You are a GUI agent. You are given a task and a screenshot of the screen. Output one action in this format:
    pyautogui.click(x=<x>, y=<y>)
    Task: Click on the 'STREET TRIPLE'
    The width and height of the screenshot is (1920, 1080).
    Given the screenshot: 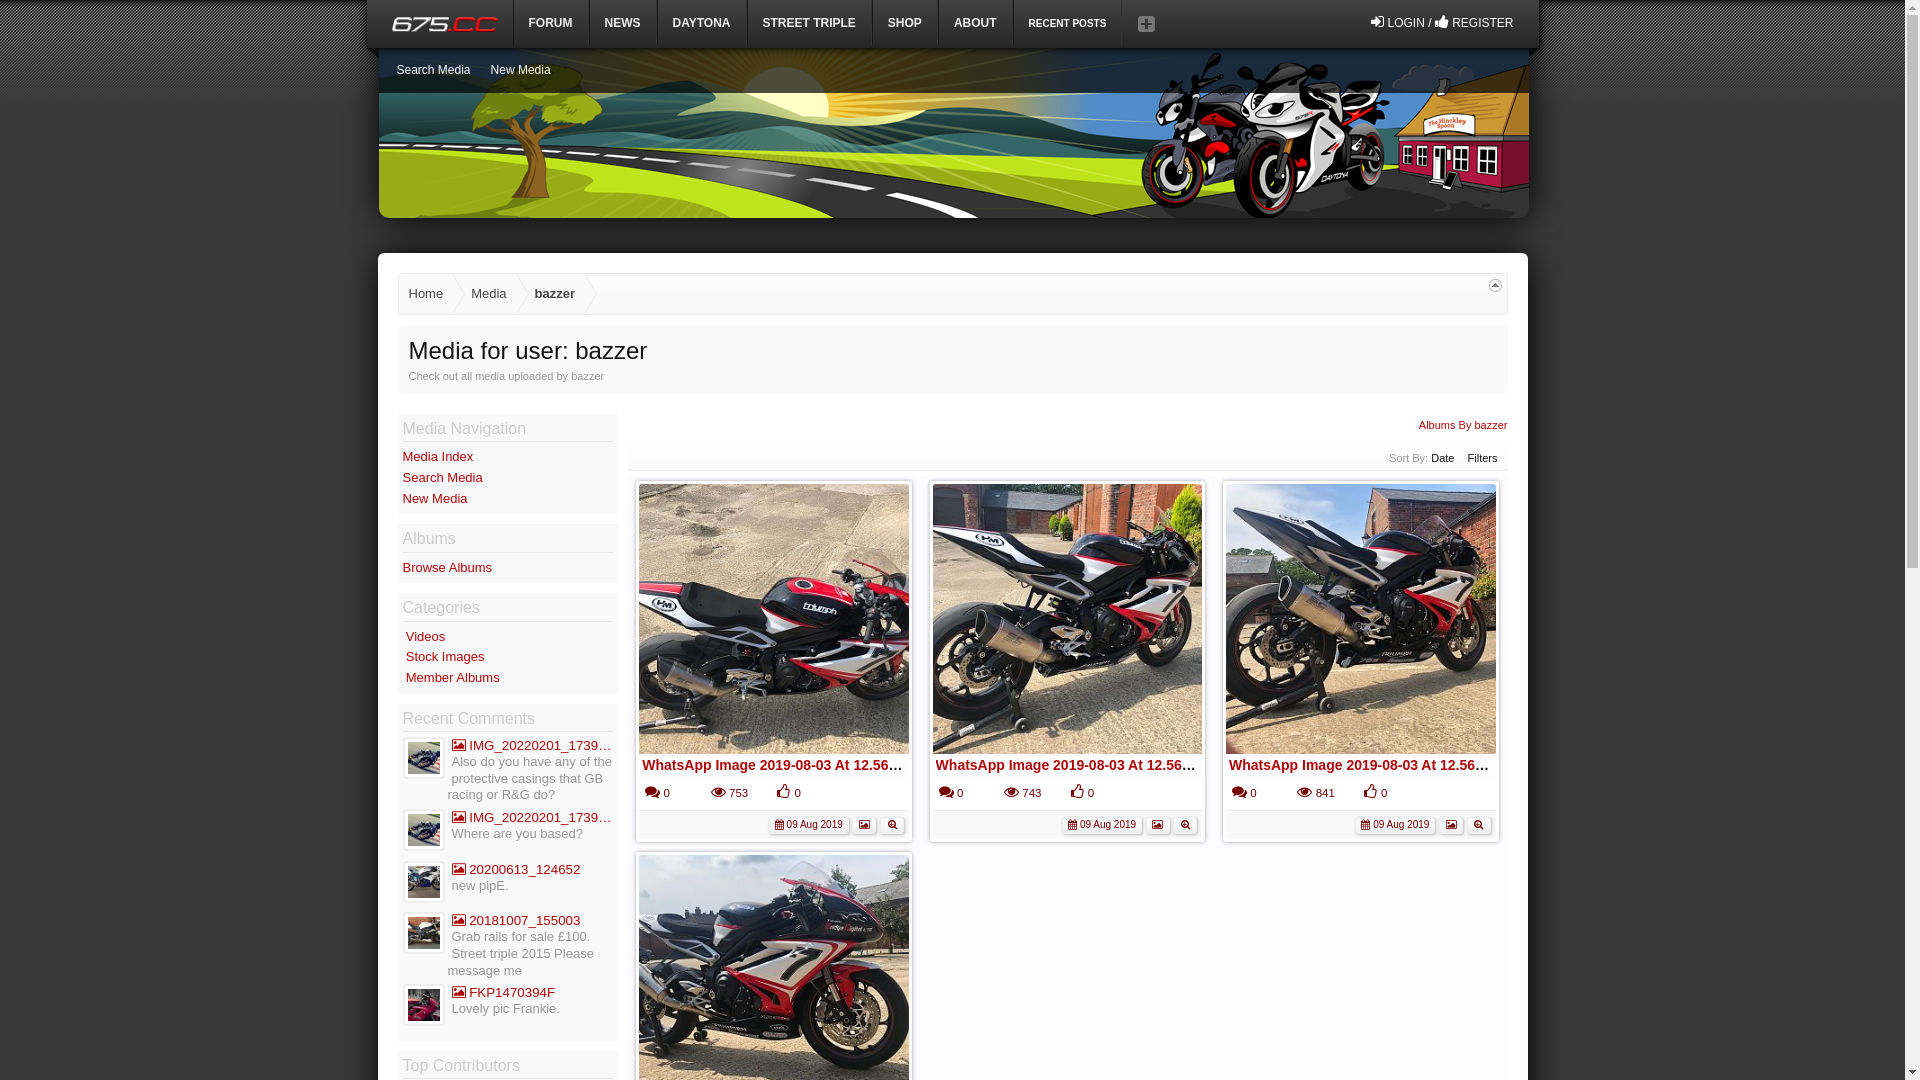 What is the action you would take?
    pyautogui.click(x=809, y=22)
    